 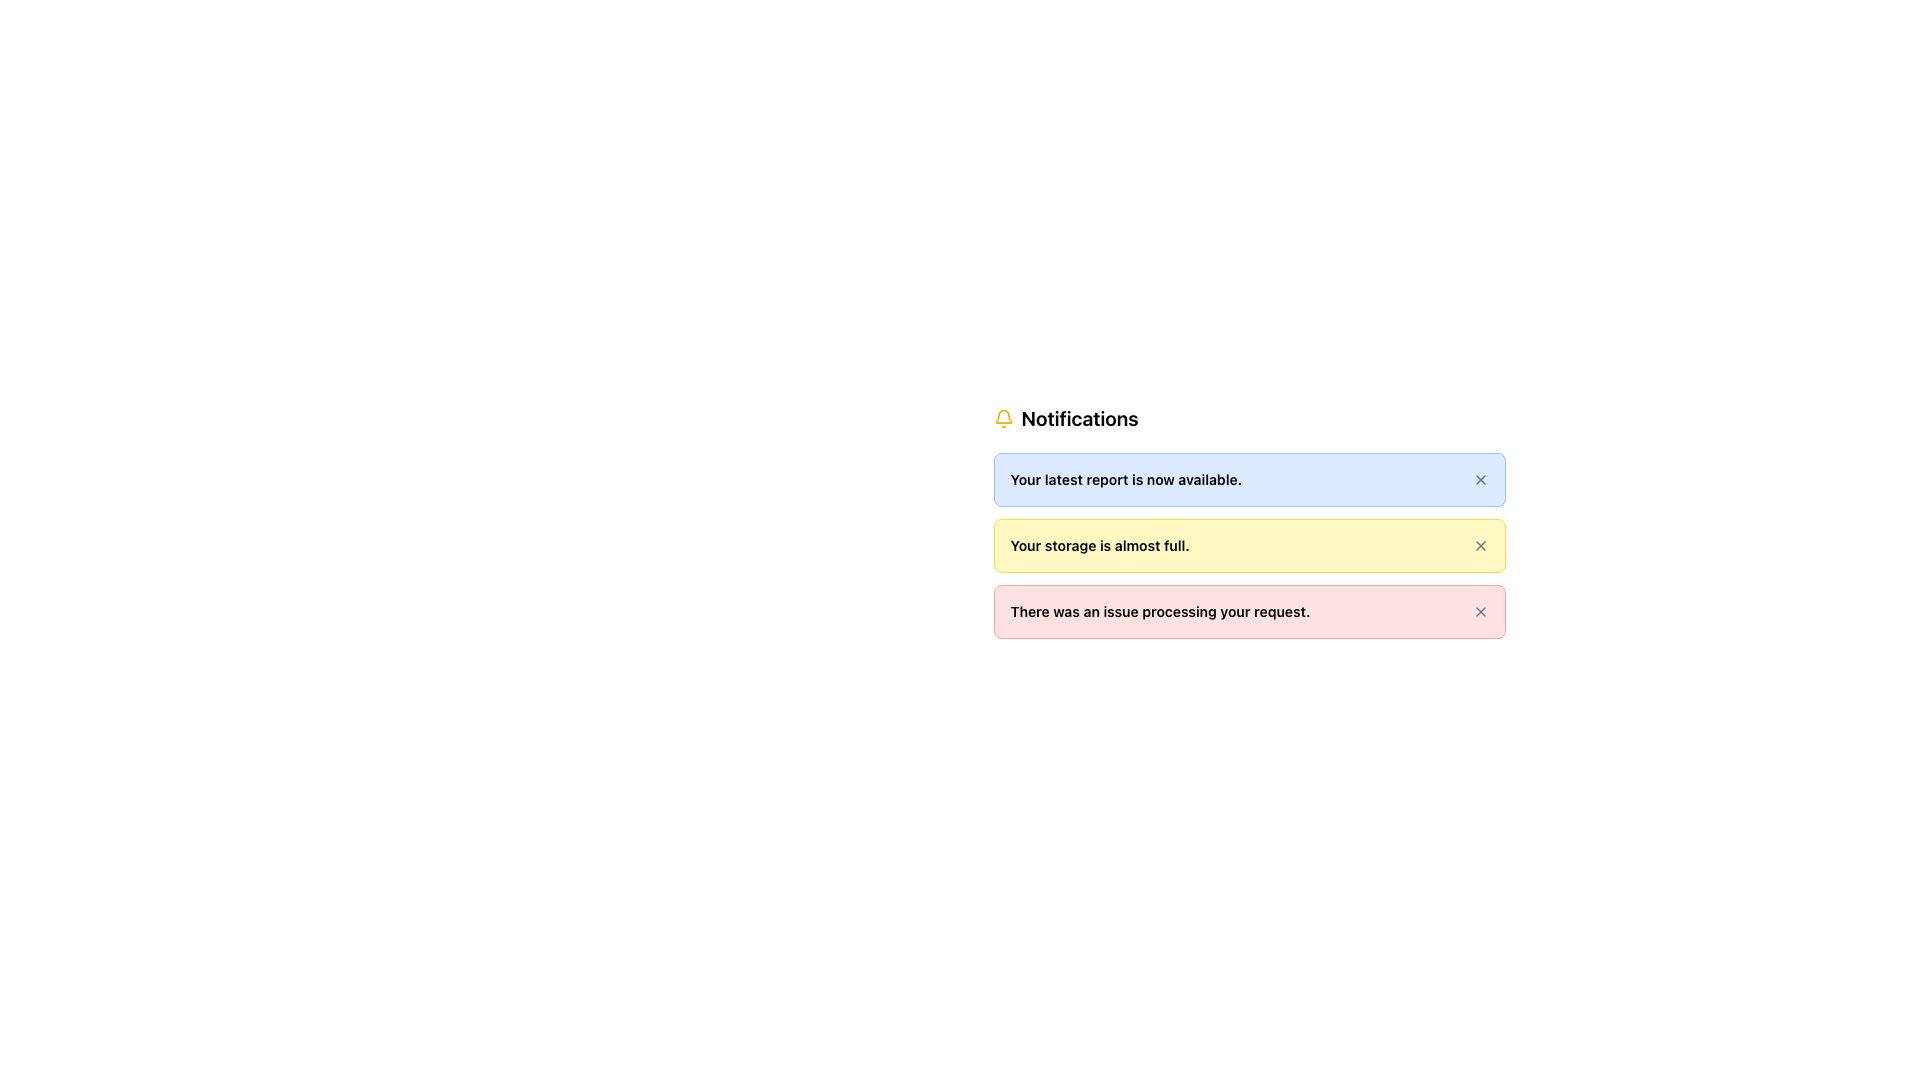 What do you see at coordinates (1160, 611) in the screenshot?
I see `the warning or error message text in the third notification card located on the right side of the display inside the notification panel` at bounding box center [1160, 611].